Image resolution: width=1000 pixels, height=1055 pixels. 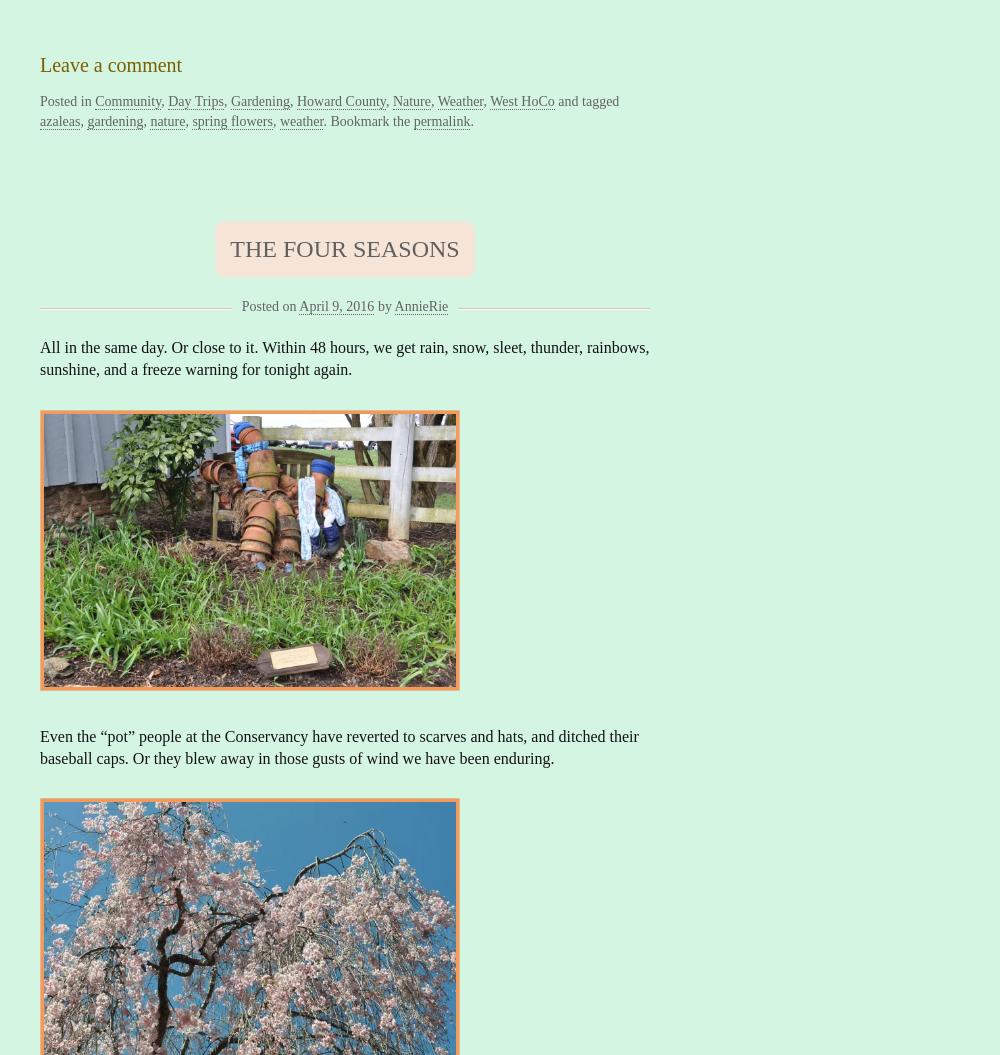 What do you see at coordinates (384, 305) in the screenshot?
I see `'by'` at bounding box center [384, 305].